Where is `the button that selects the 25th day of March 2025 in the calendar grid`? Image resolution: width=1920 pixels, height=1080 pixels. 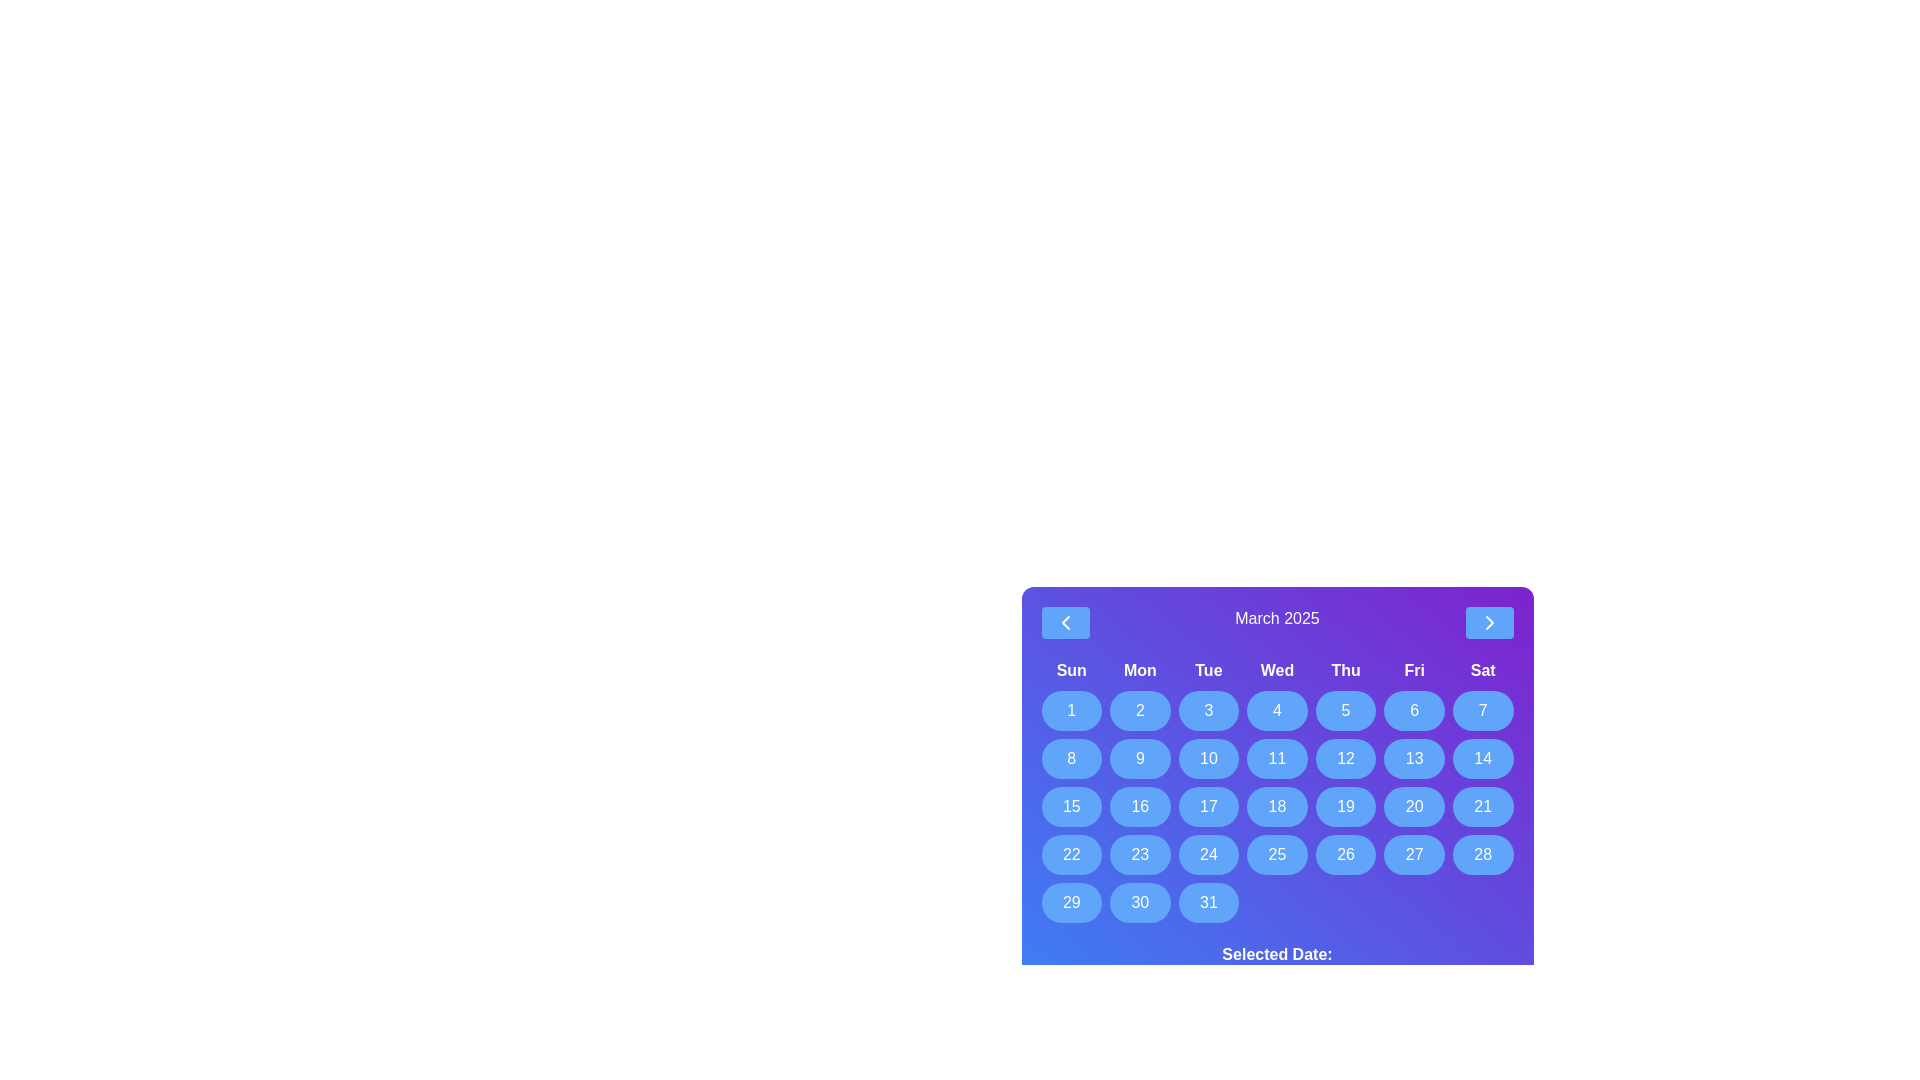 the button that selects the 25th day of March 2025 in the calendar grid is located at coordinates (1276, 855).